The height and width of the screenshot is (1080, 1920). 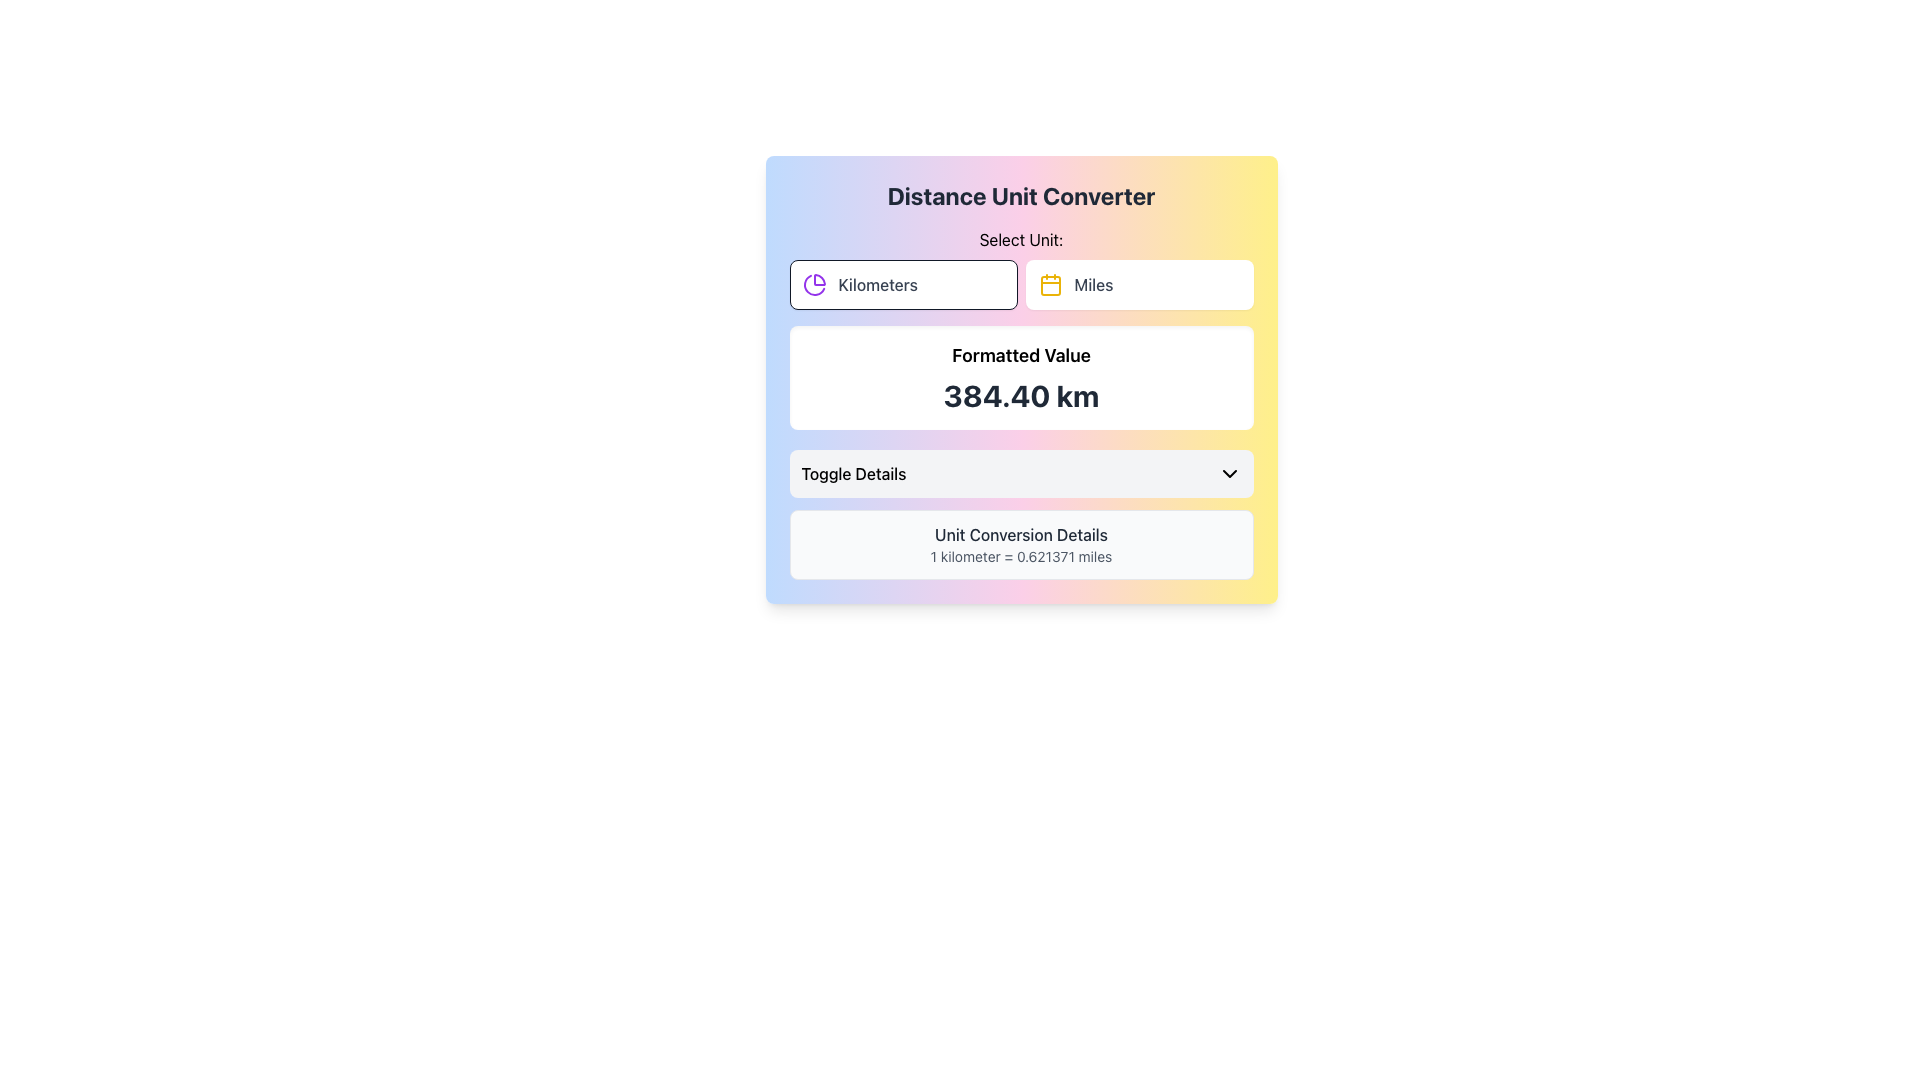 I want to click on the 'Miles' button of the Unit selector toggle, so click(x=1021, y=285).